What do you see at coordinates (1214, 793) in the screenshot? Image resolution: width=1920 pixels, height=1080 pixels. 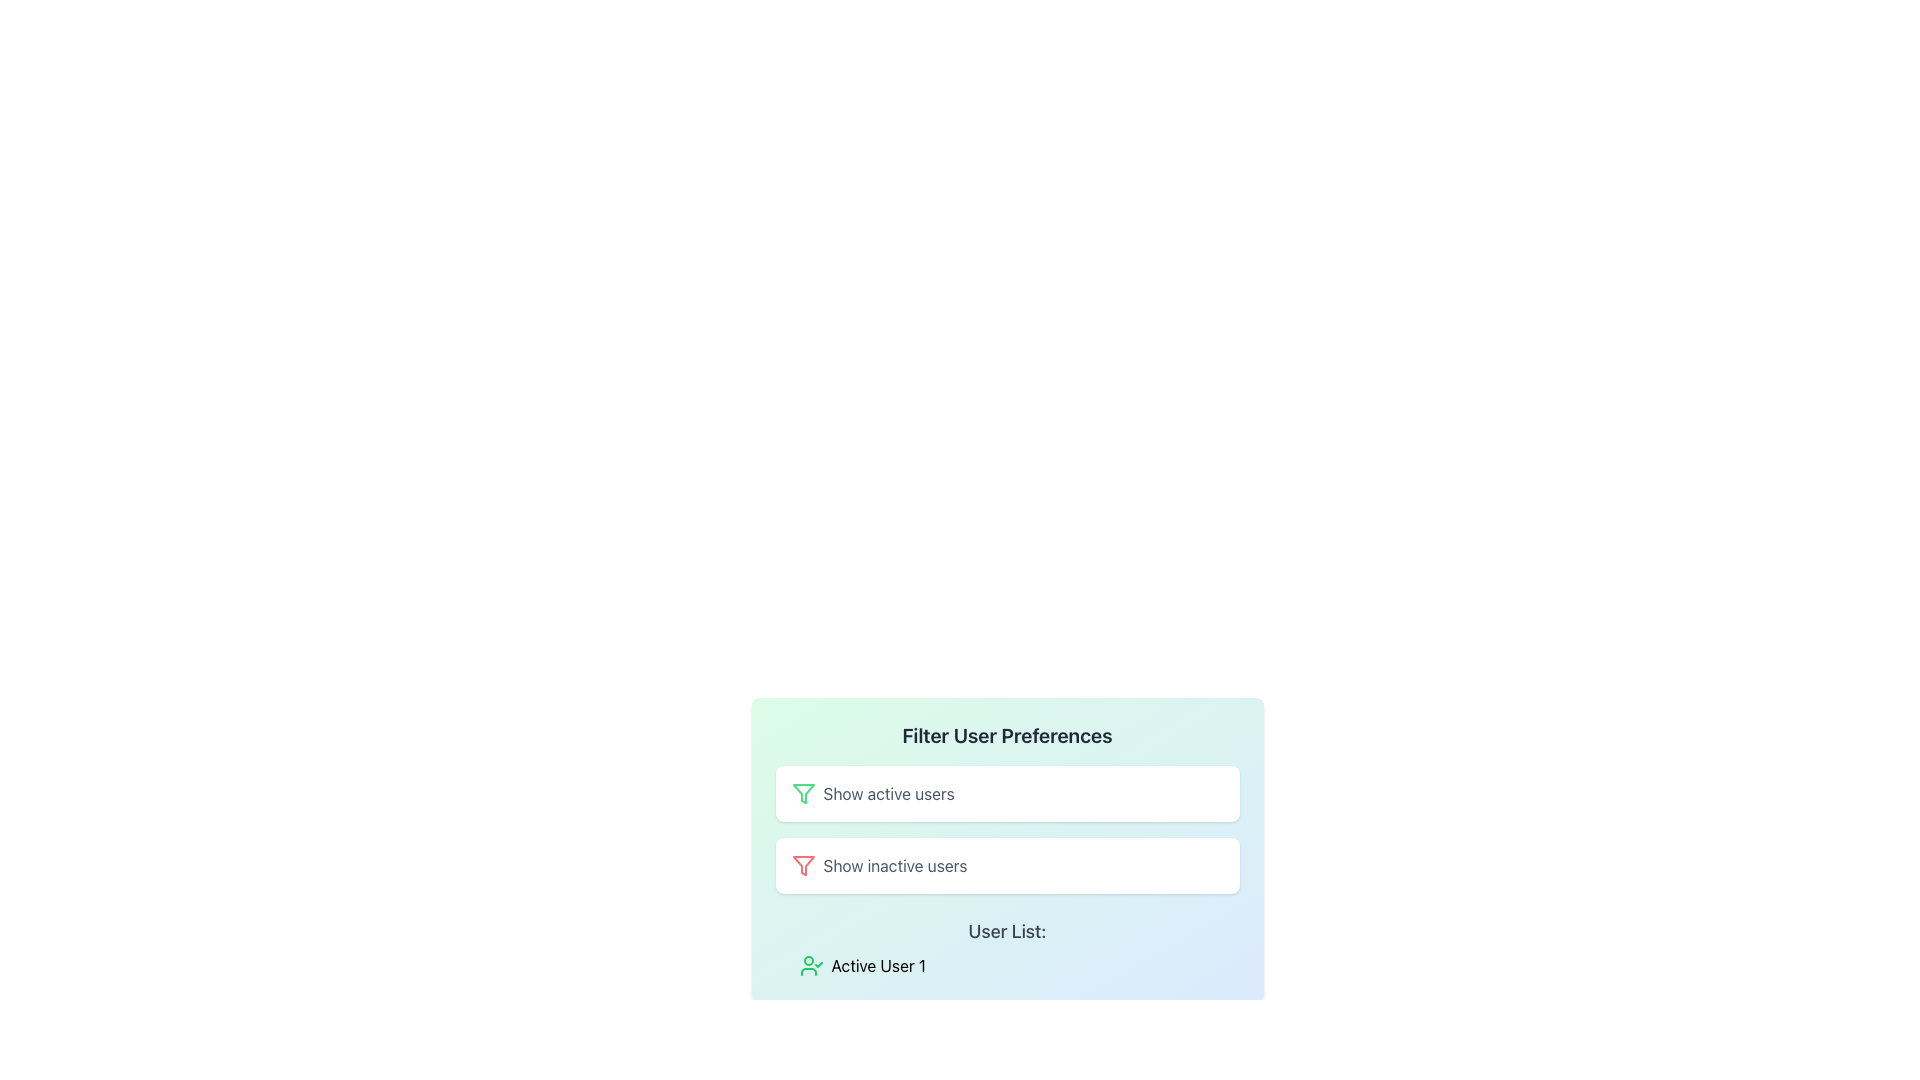 I see `the circular toggle switch lever located on the far right of the blue rectangular bar` at bounding box center [1214, 793].